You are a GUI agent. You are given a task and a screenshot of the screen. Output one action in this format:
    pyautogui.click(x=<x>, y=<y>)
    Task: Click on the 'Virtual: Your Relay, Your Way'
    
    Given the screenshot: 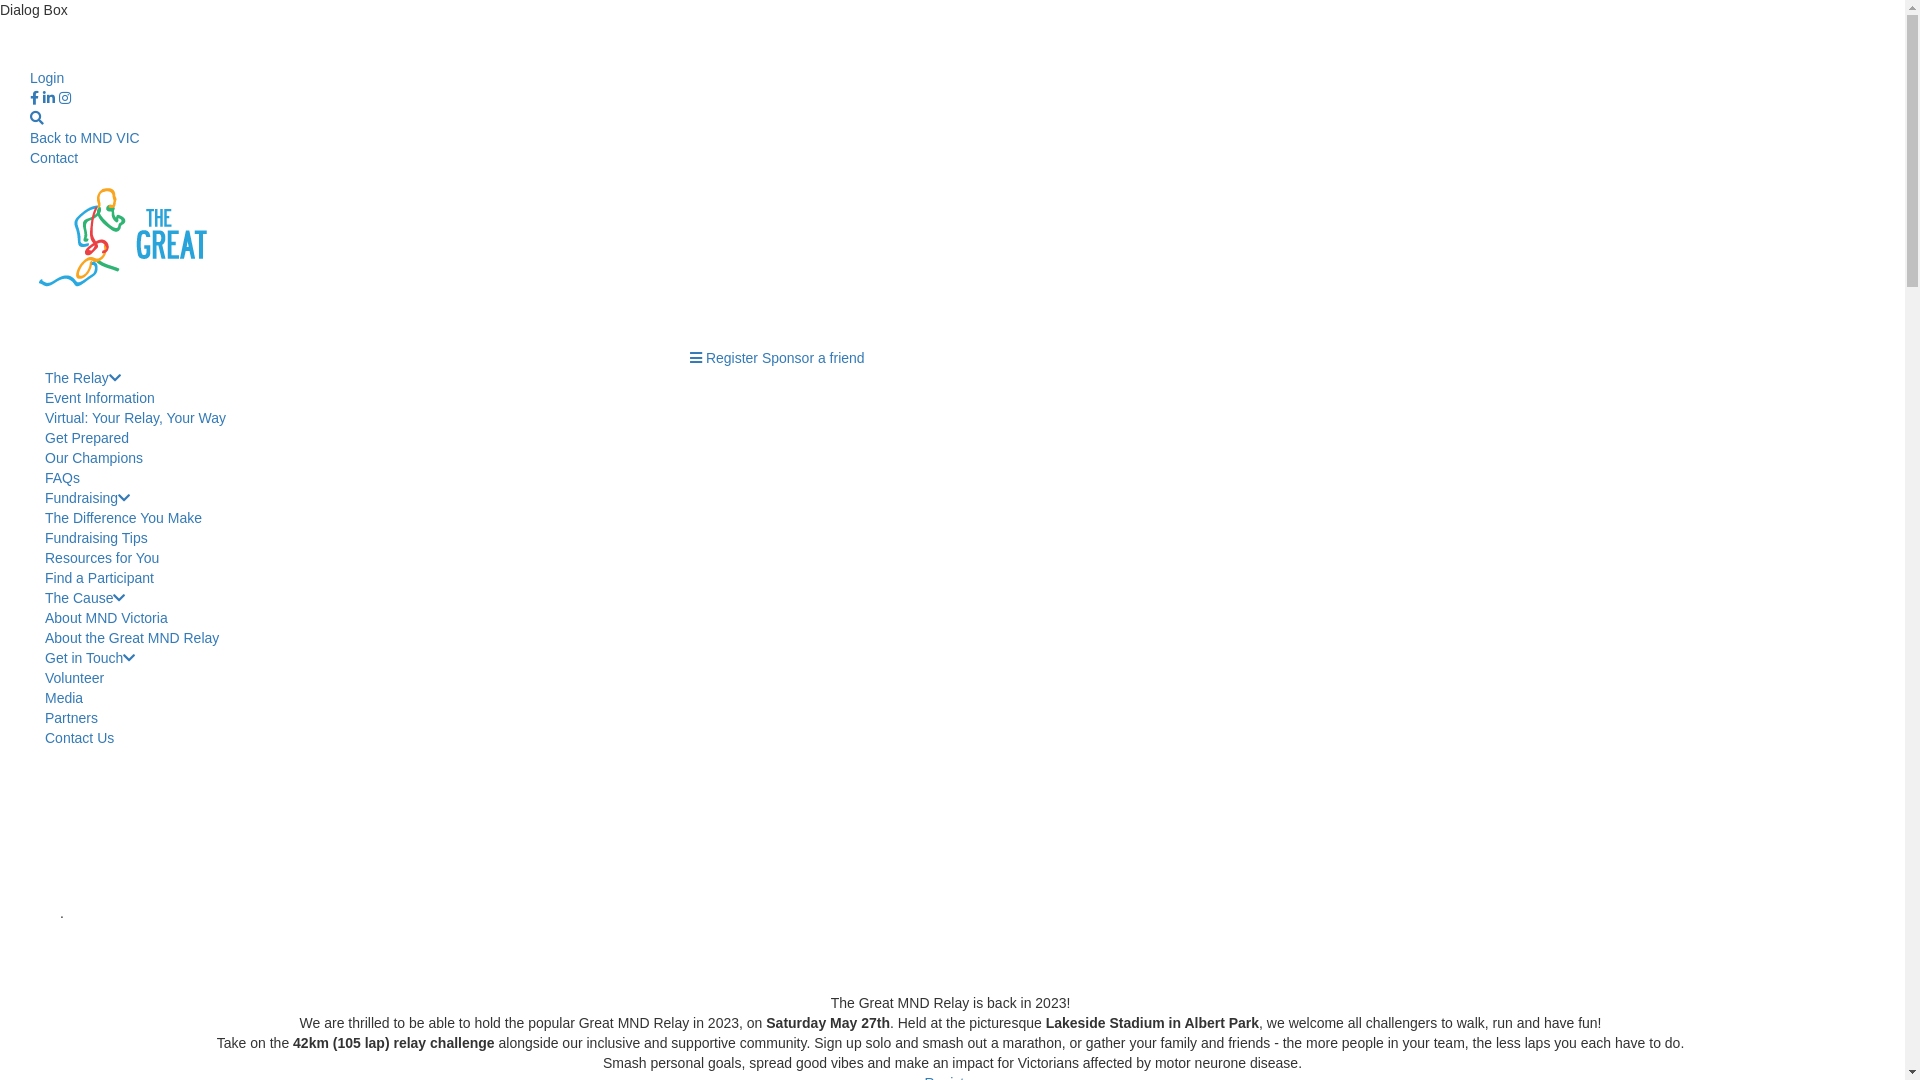 What is the action you would take?
    pyautogui.click(x=134, y=416)
    